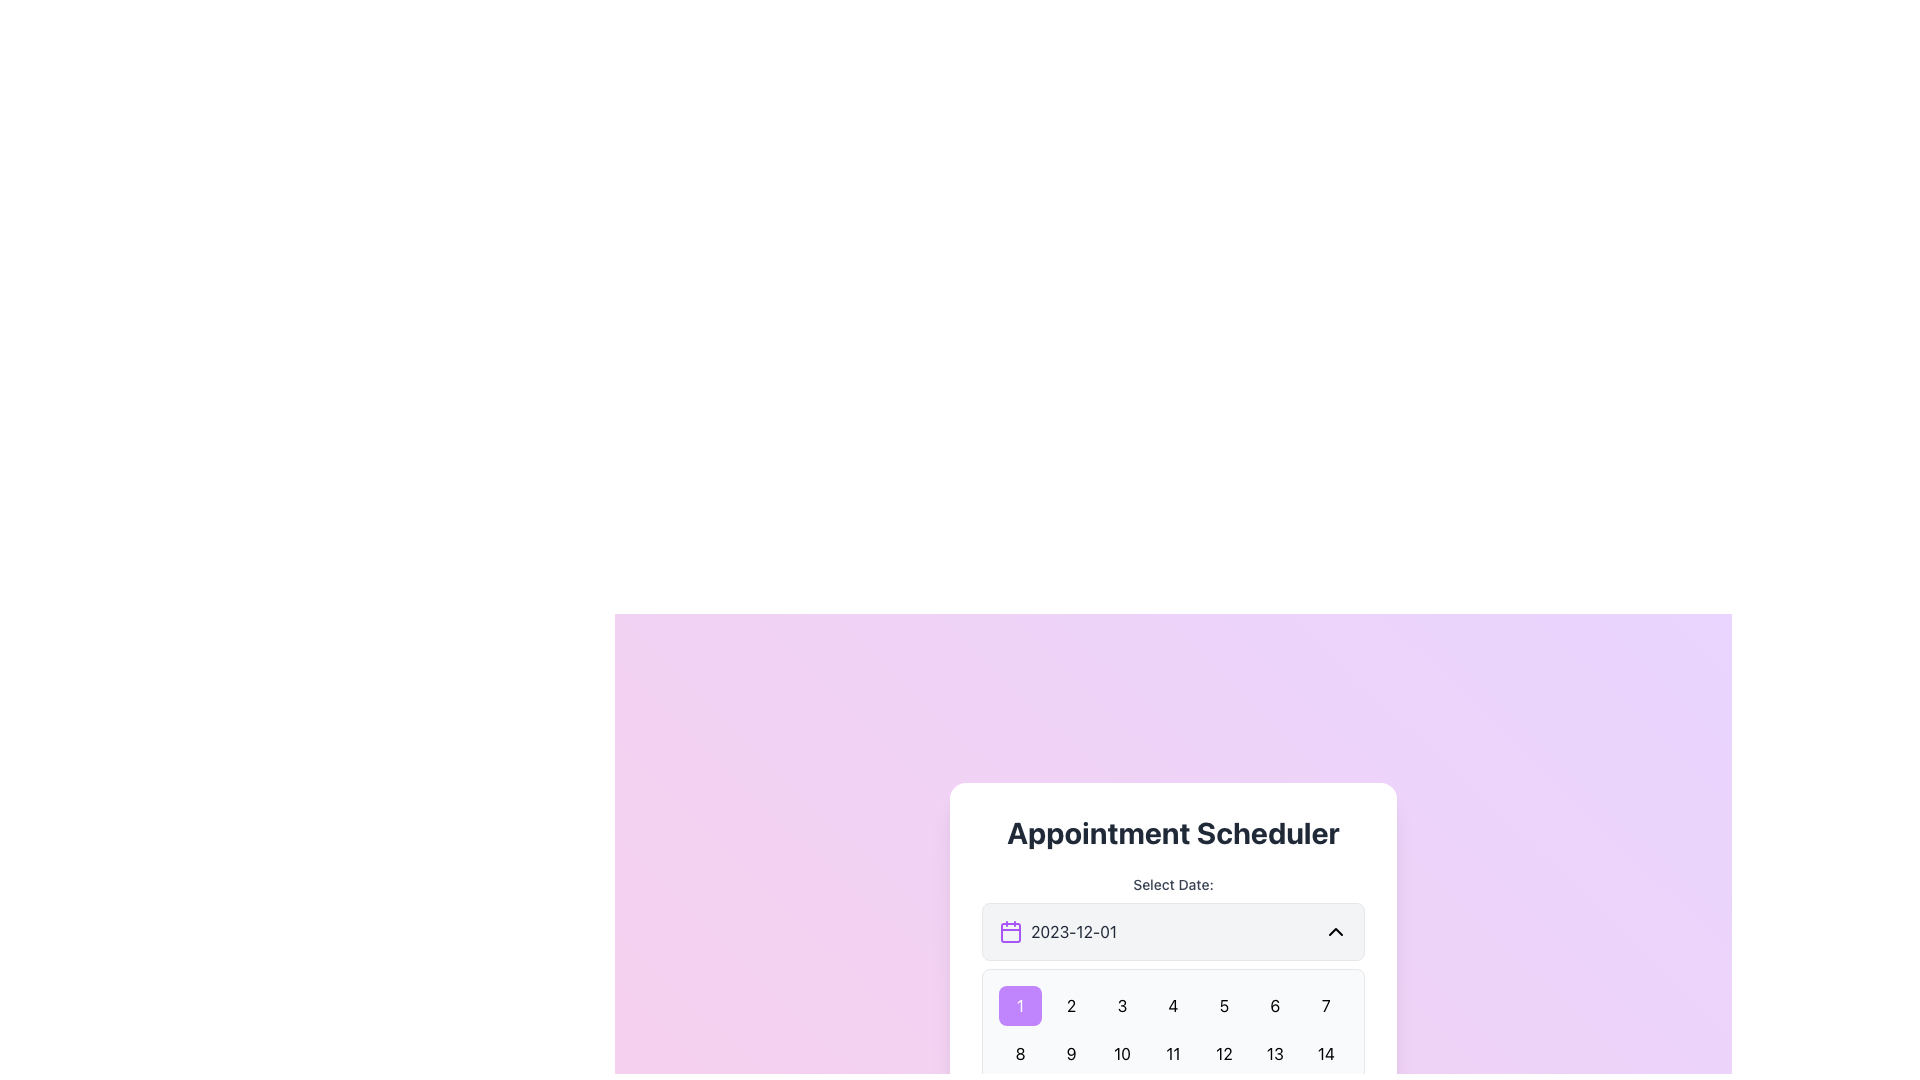  What do you see at coordinates (1122, 1006) in the screenshot?
I see `the '3' date button` at bounding box center [1122, 1006].